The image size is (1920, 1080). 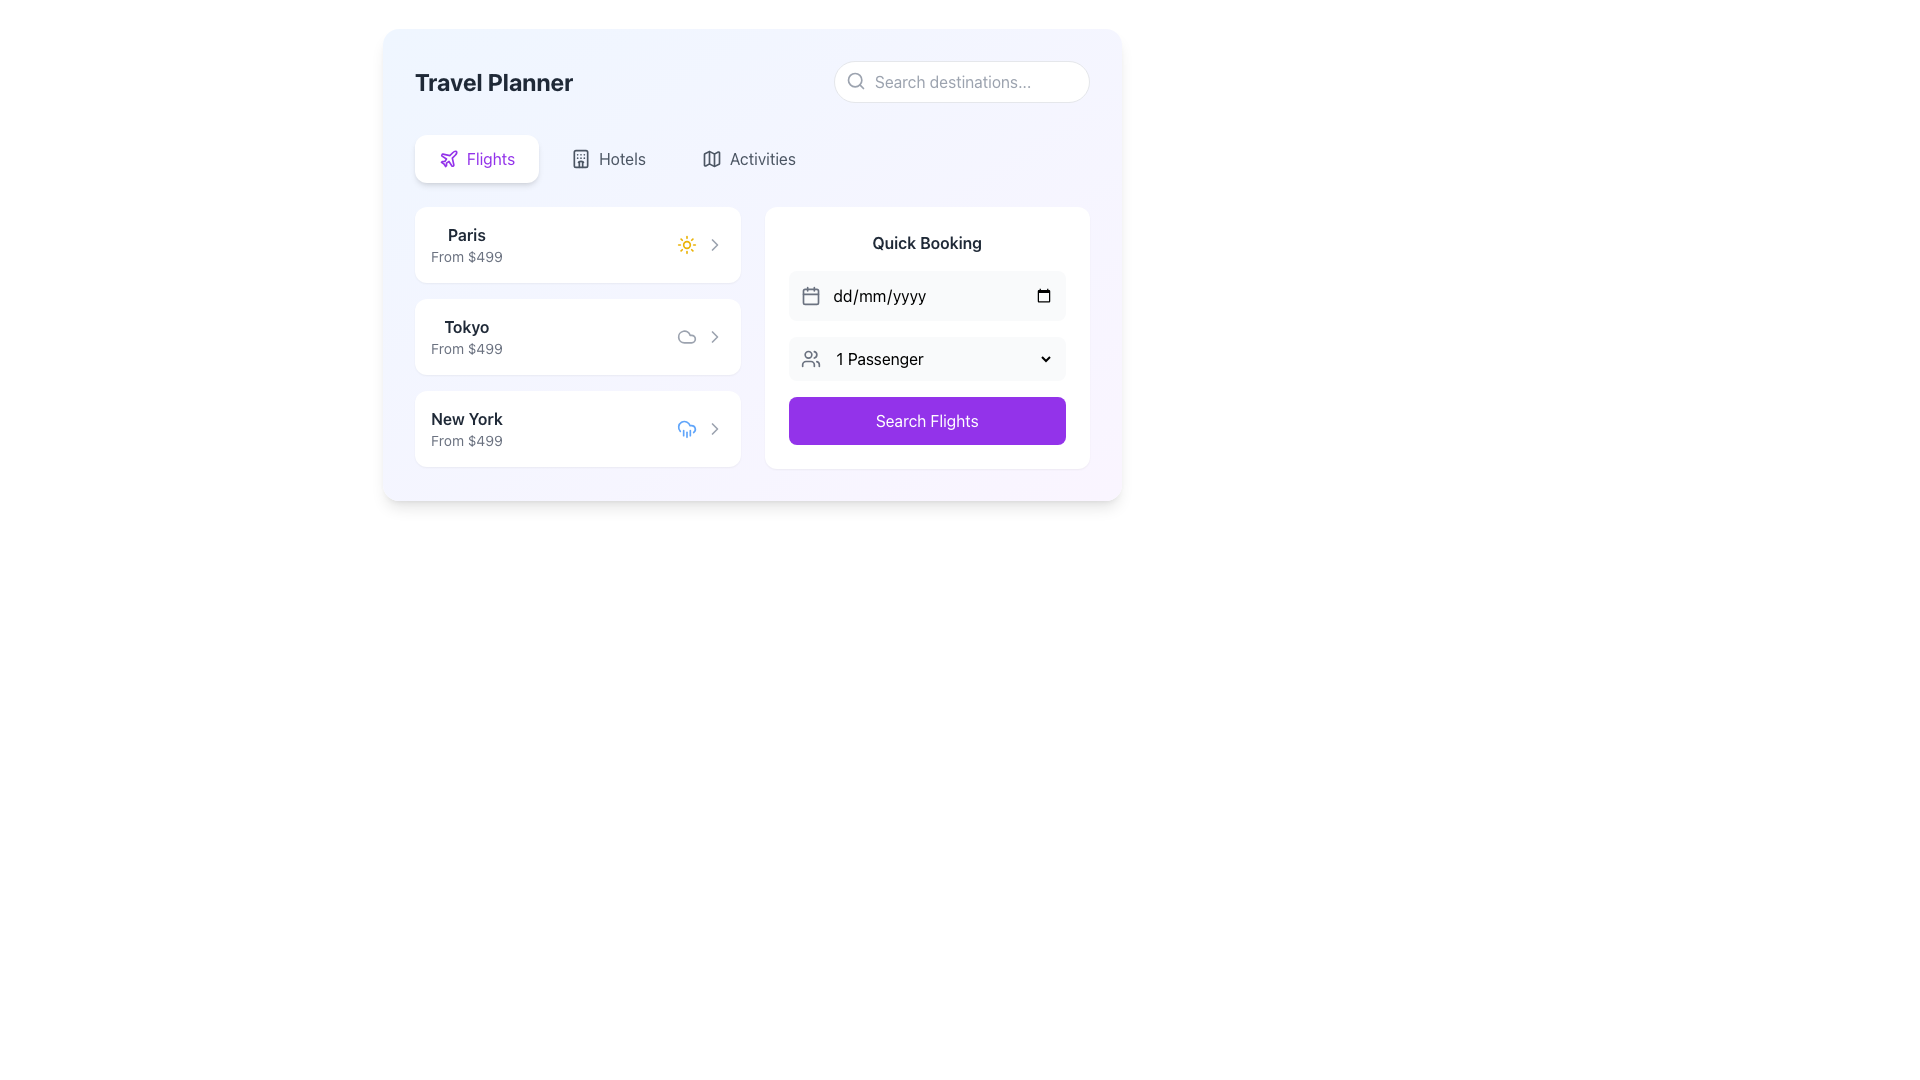 What do you see at coordinates (926, 419) in the screenshot?
I see `the 'Search Flights' button with a purple background and white text, located at the bottom of the 'Quick Booking' section` at bounding box center [926, 419].